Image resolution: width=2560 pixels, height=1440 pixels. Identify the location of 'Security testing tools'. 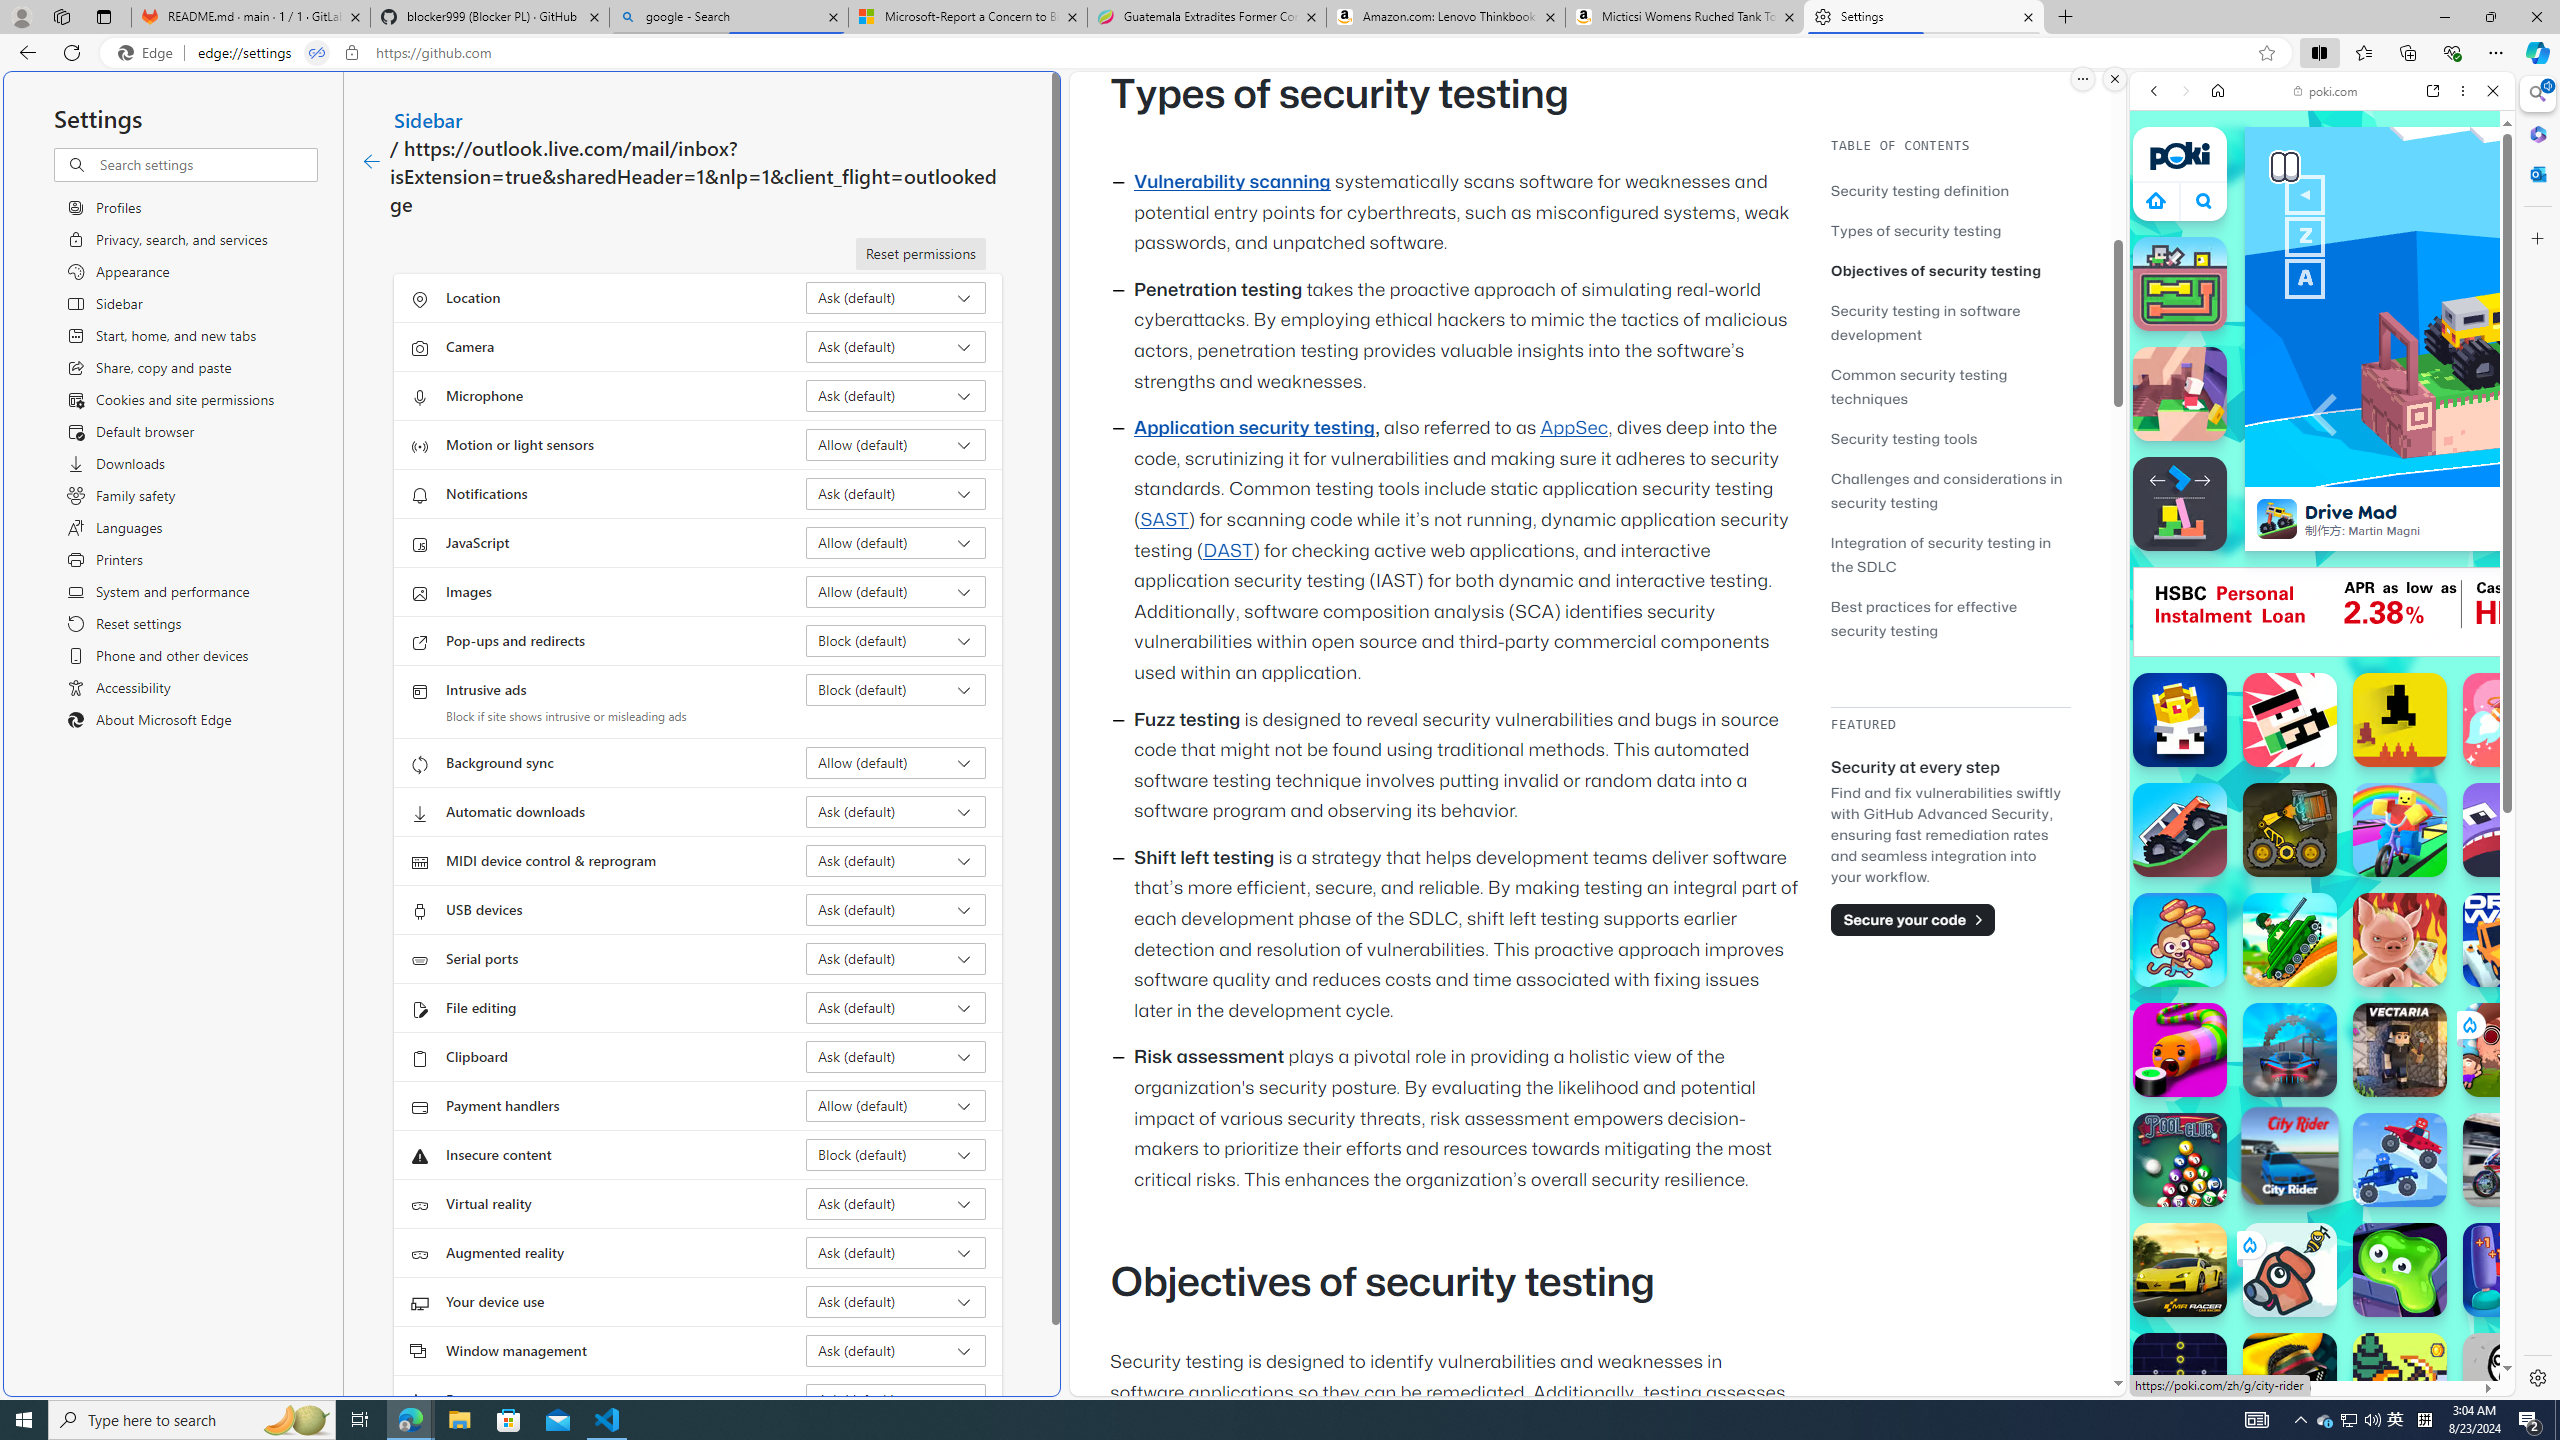
(1949, 437).